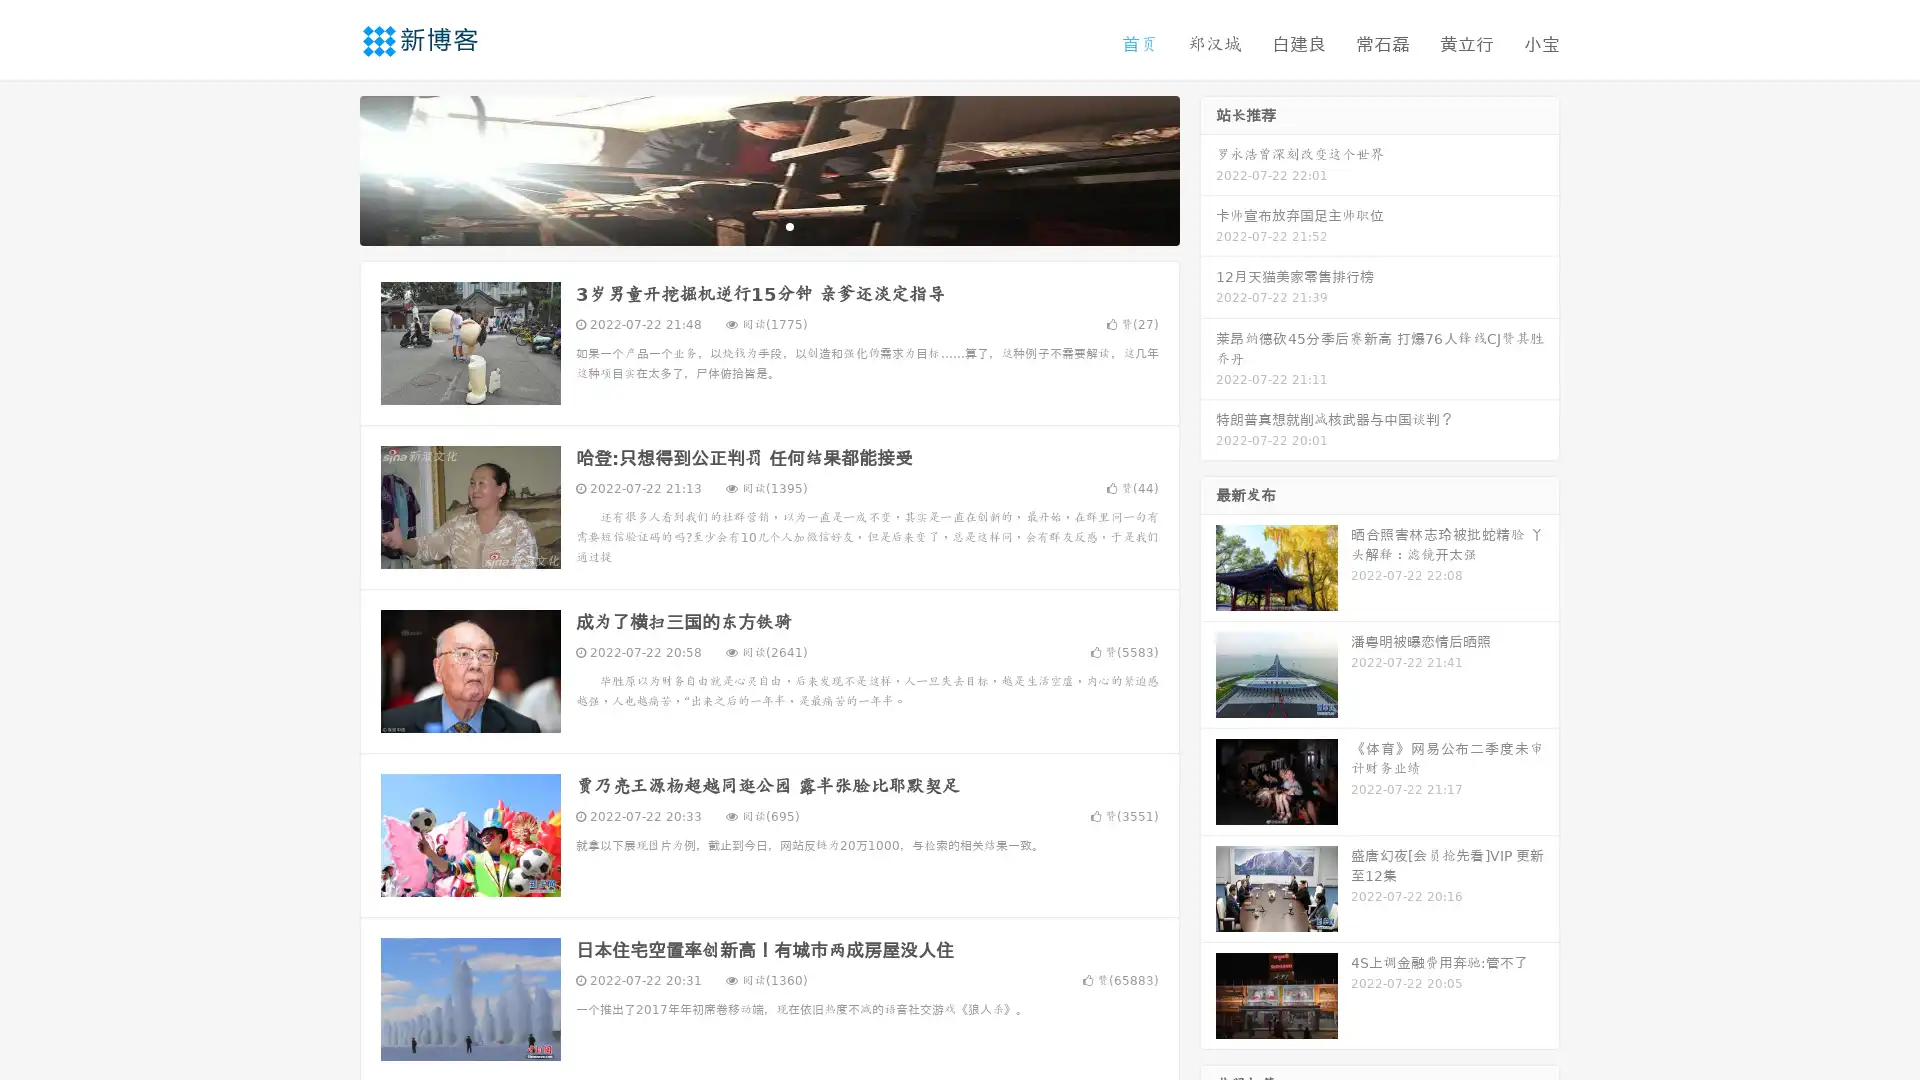  I want to click on Go to slide 1, so click(748, 225).